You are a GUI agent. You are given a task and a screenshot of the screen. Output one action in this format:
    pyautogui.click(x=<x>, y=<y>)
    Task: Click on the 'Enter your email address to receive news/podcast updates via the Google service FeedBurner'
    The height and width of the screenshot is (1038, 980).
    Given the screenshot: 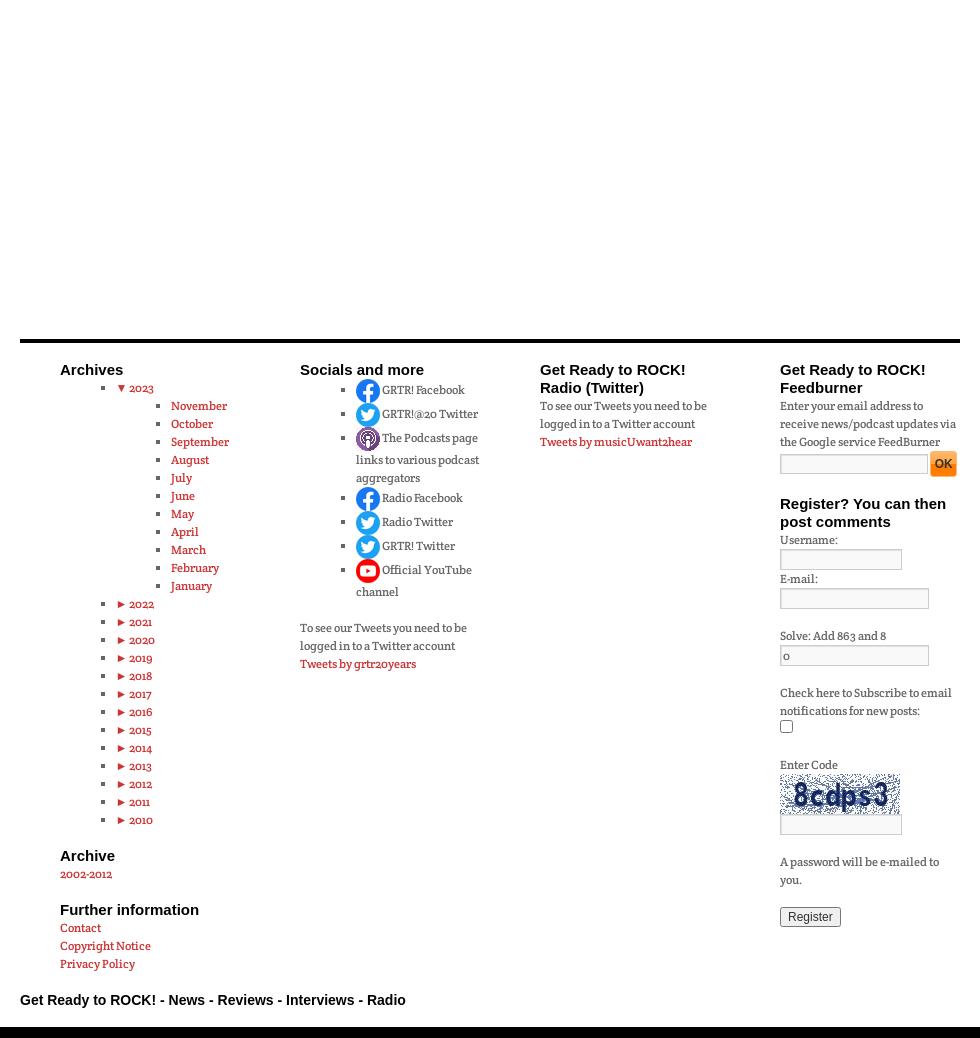 What is the action you would take?
    pyautogui.click(x=867, y=422)
    